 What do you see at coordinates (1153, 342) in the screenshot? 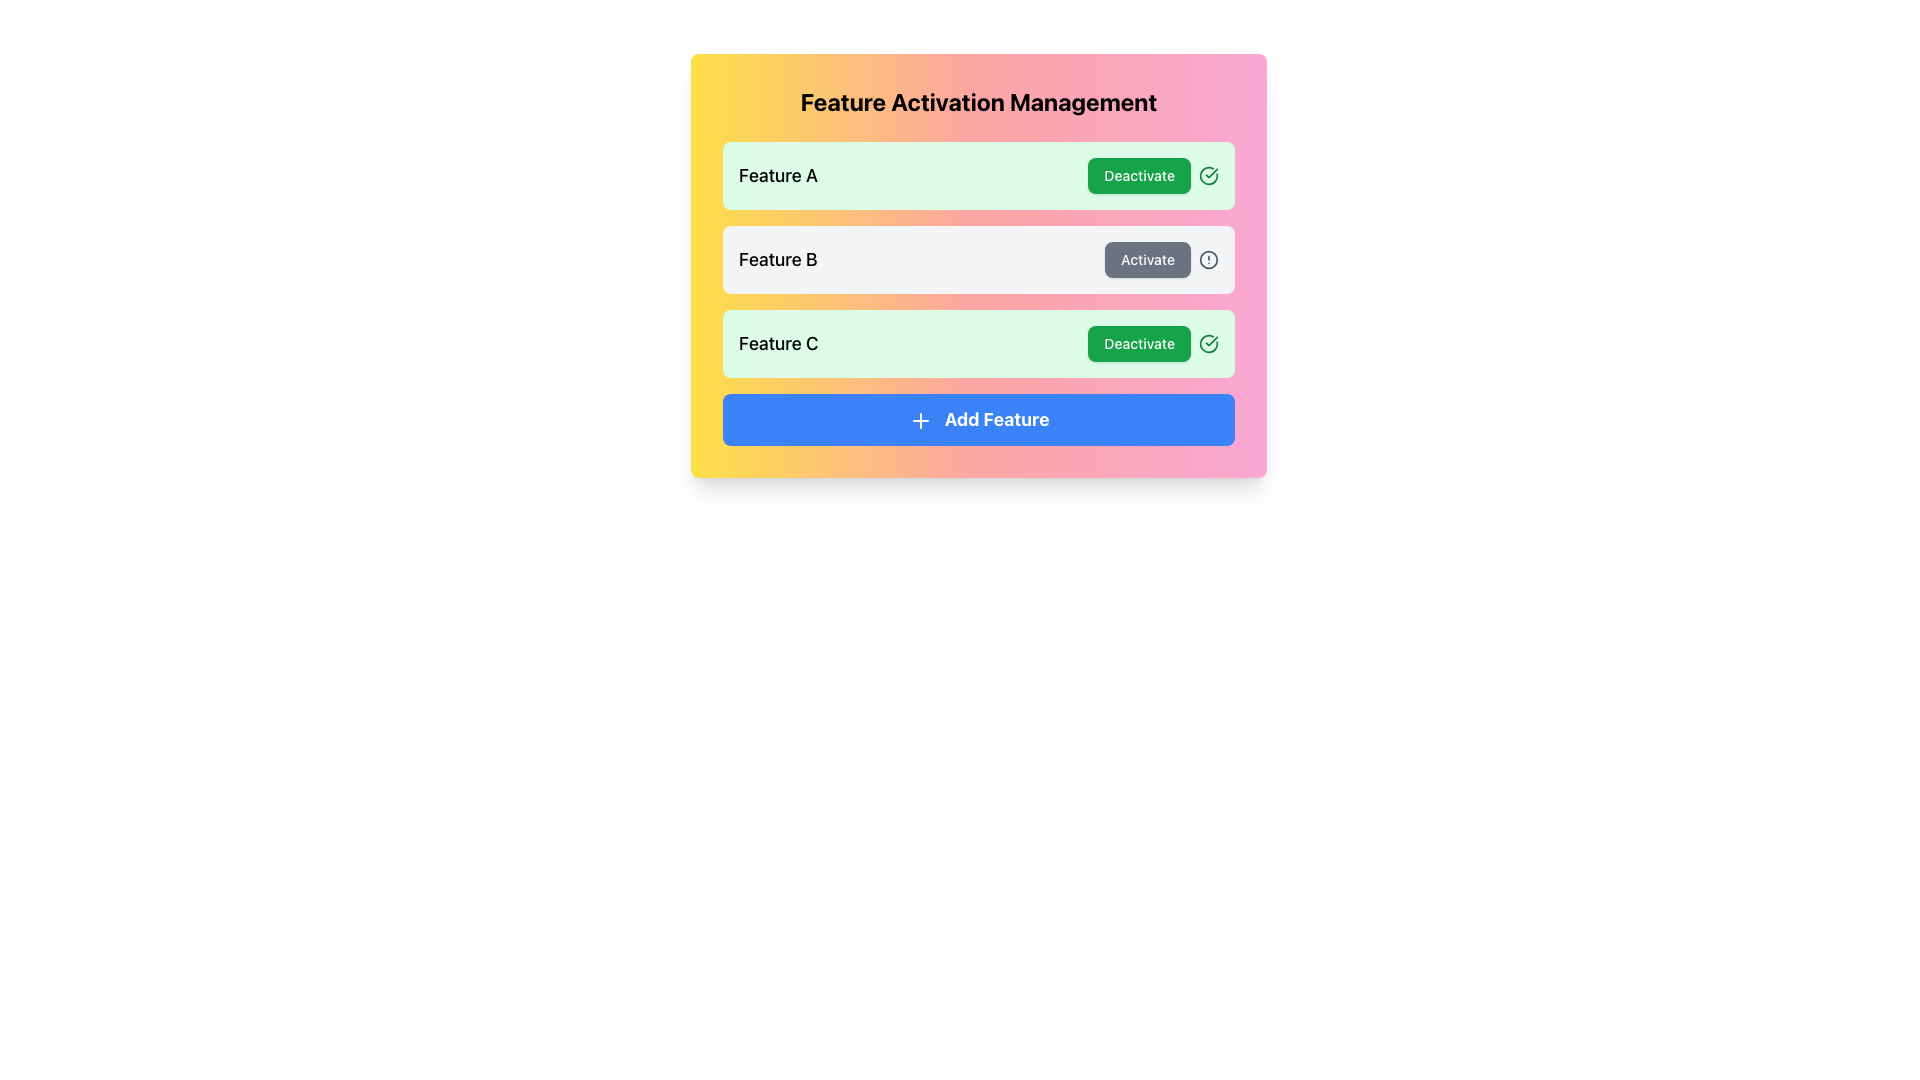
I see `the button in the 'Feature C' section` at bounding box center [1153, 342].